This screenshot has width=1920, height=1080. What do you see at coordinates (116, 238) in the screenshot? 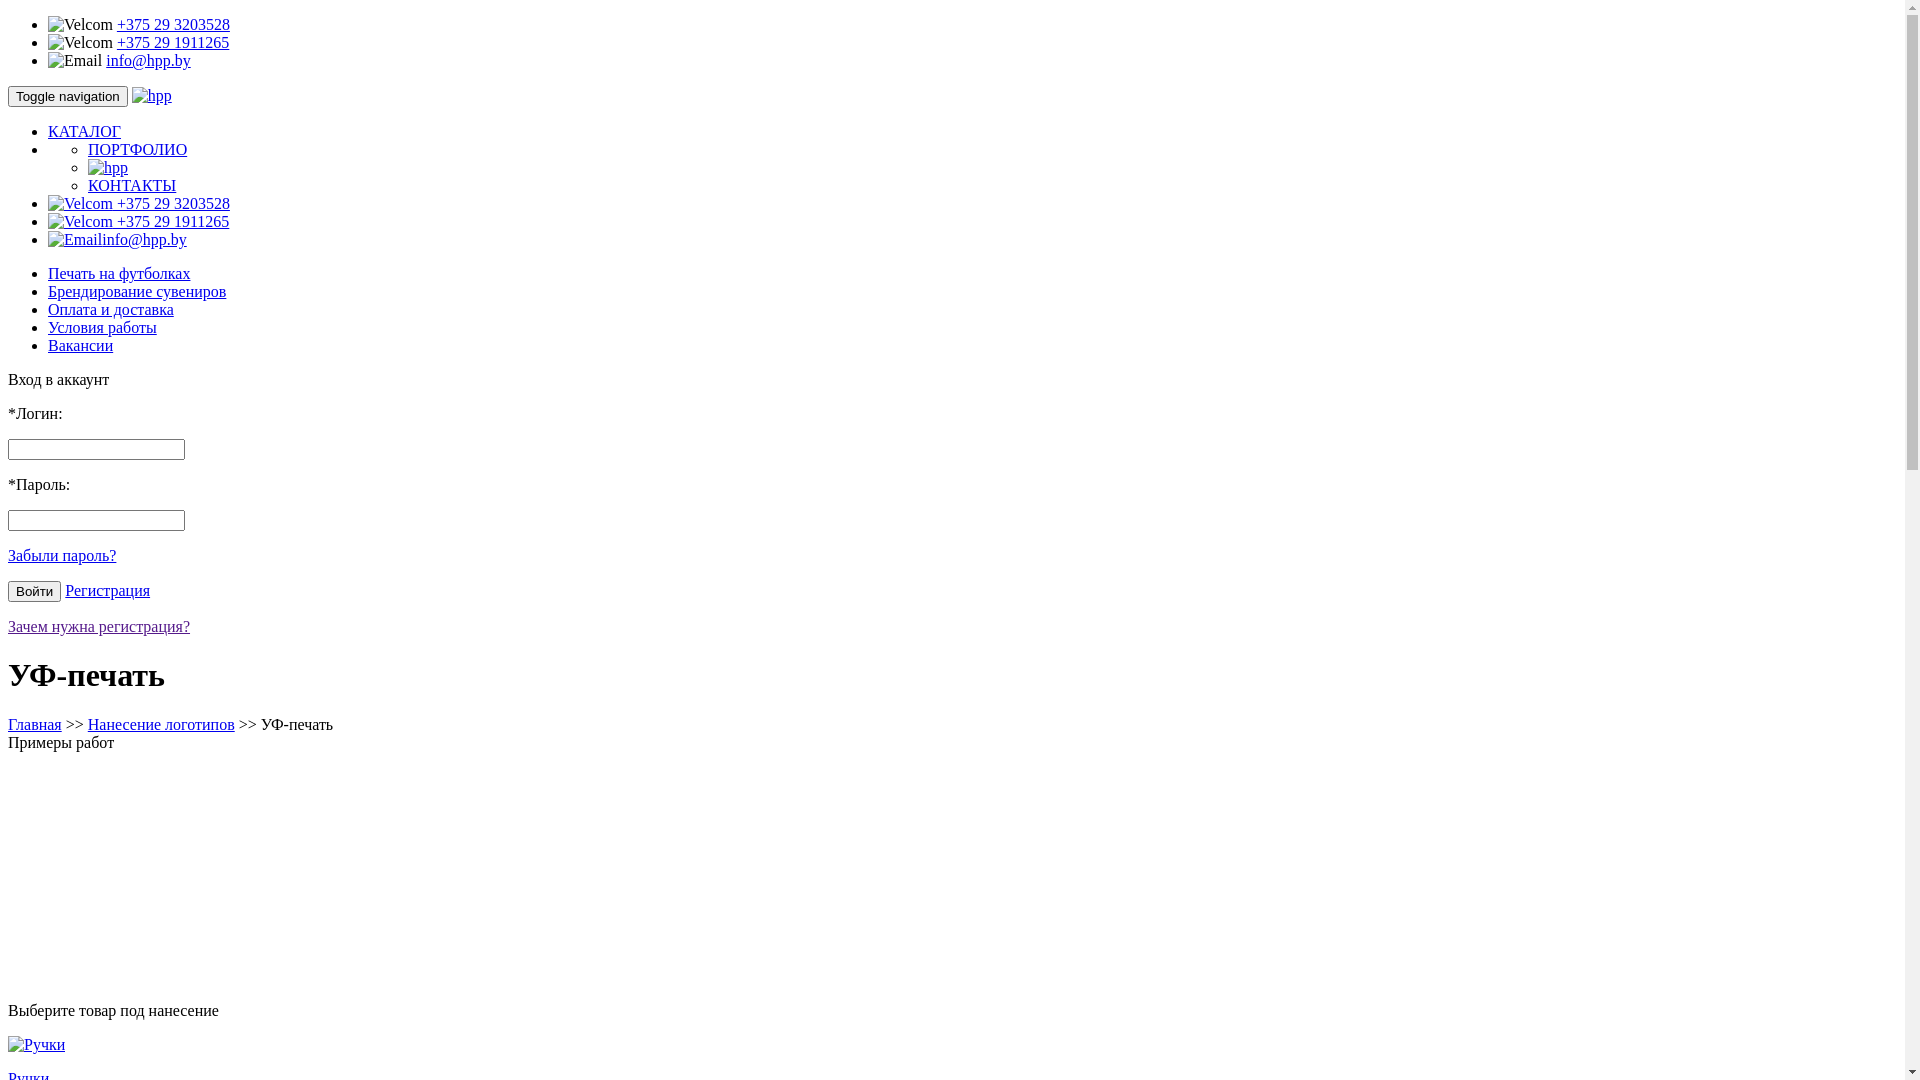
I see `'info@hpp.by'` at bounding box center [116, 238].